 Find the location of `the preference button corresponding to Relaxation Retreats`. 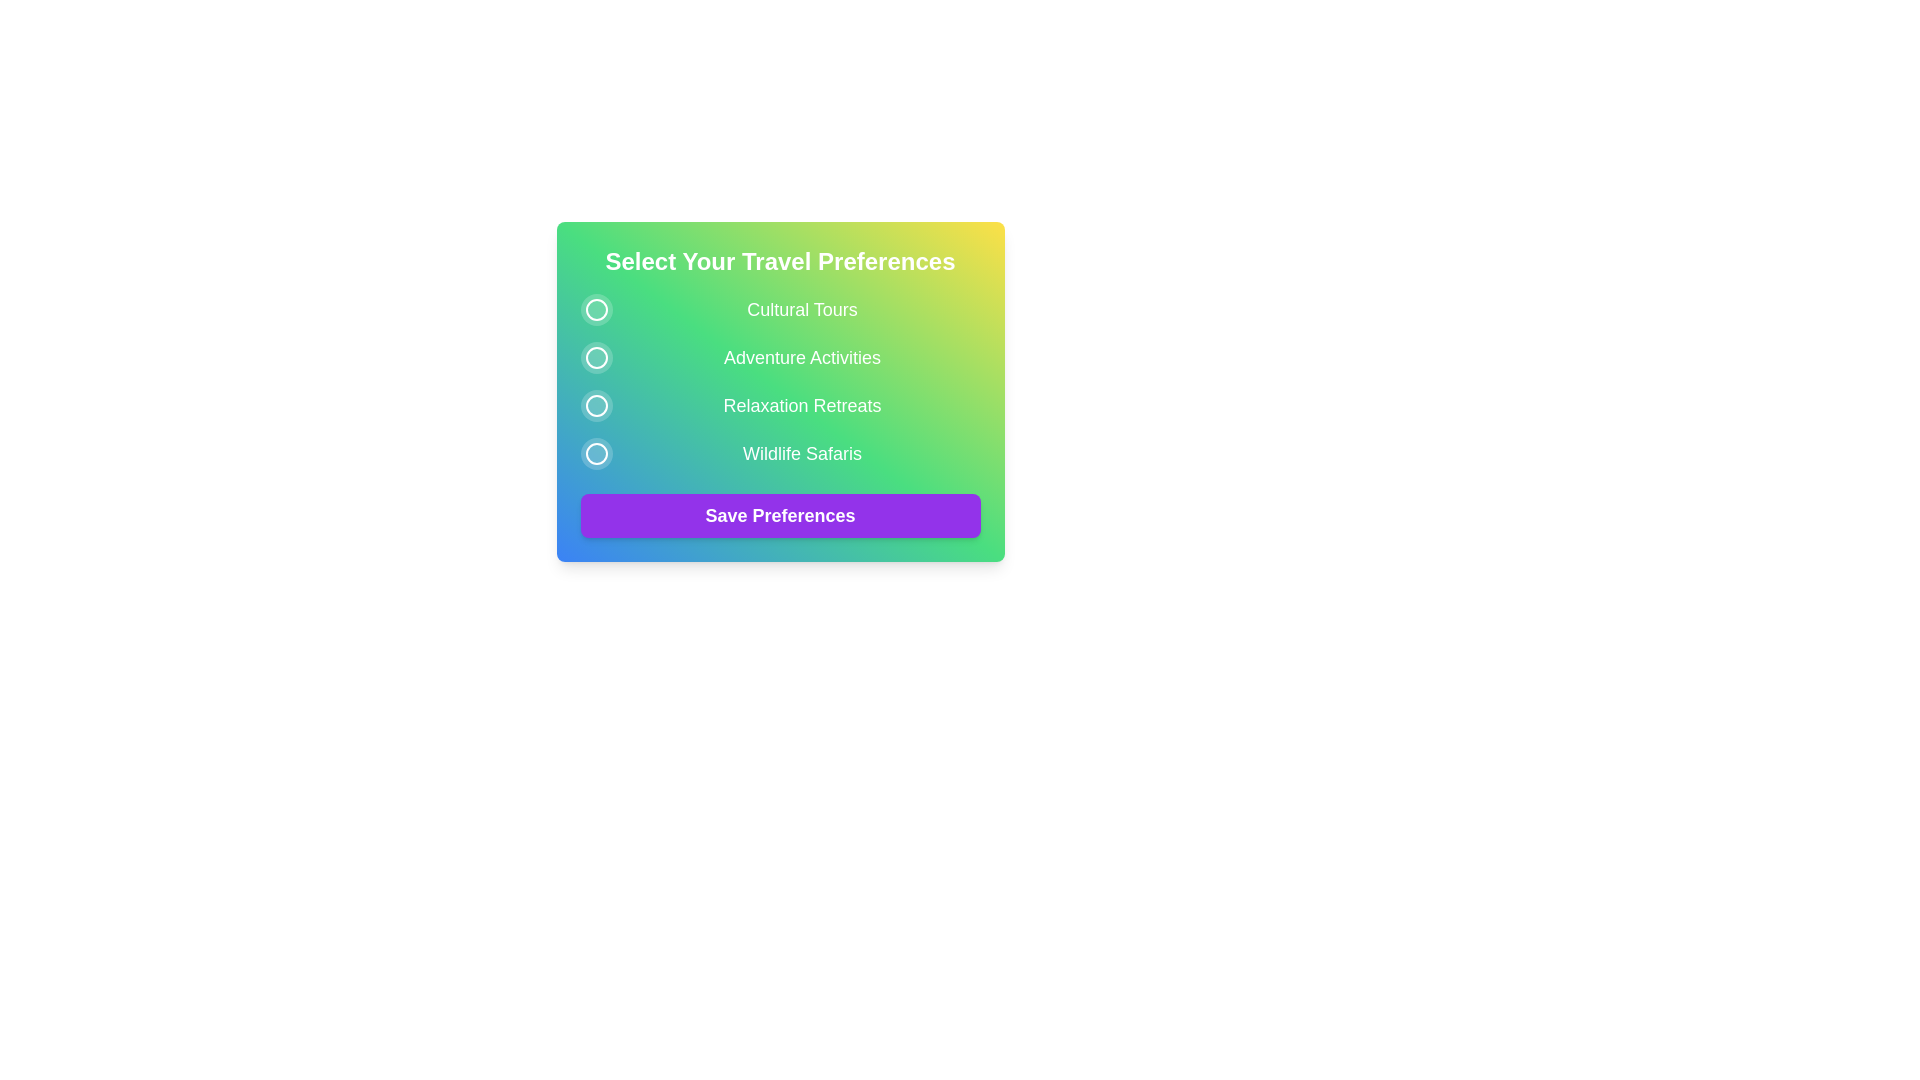

the preference button corresponding to Relaxation Retreats is located at coordinates (595, 405).